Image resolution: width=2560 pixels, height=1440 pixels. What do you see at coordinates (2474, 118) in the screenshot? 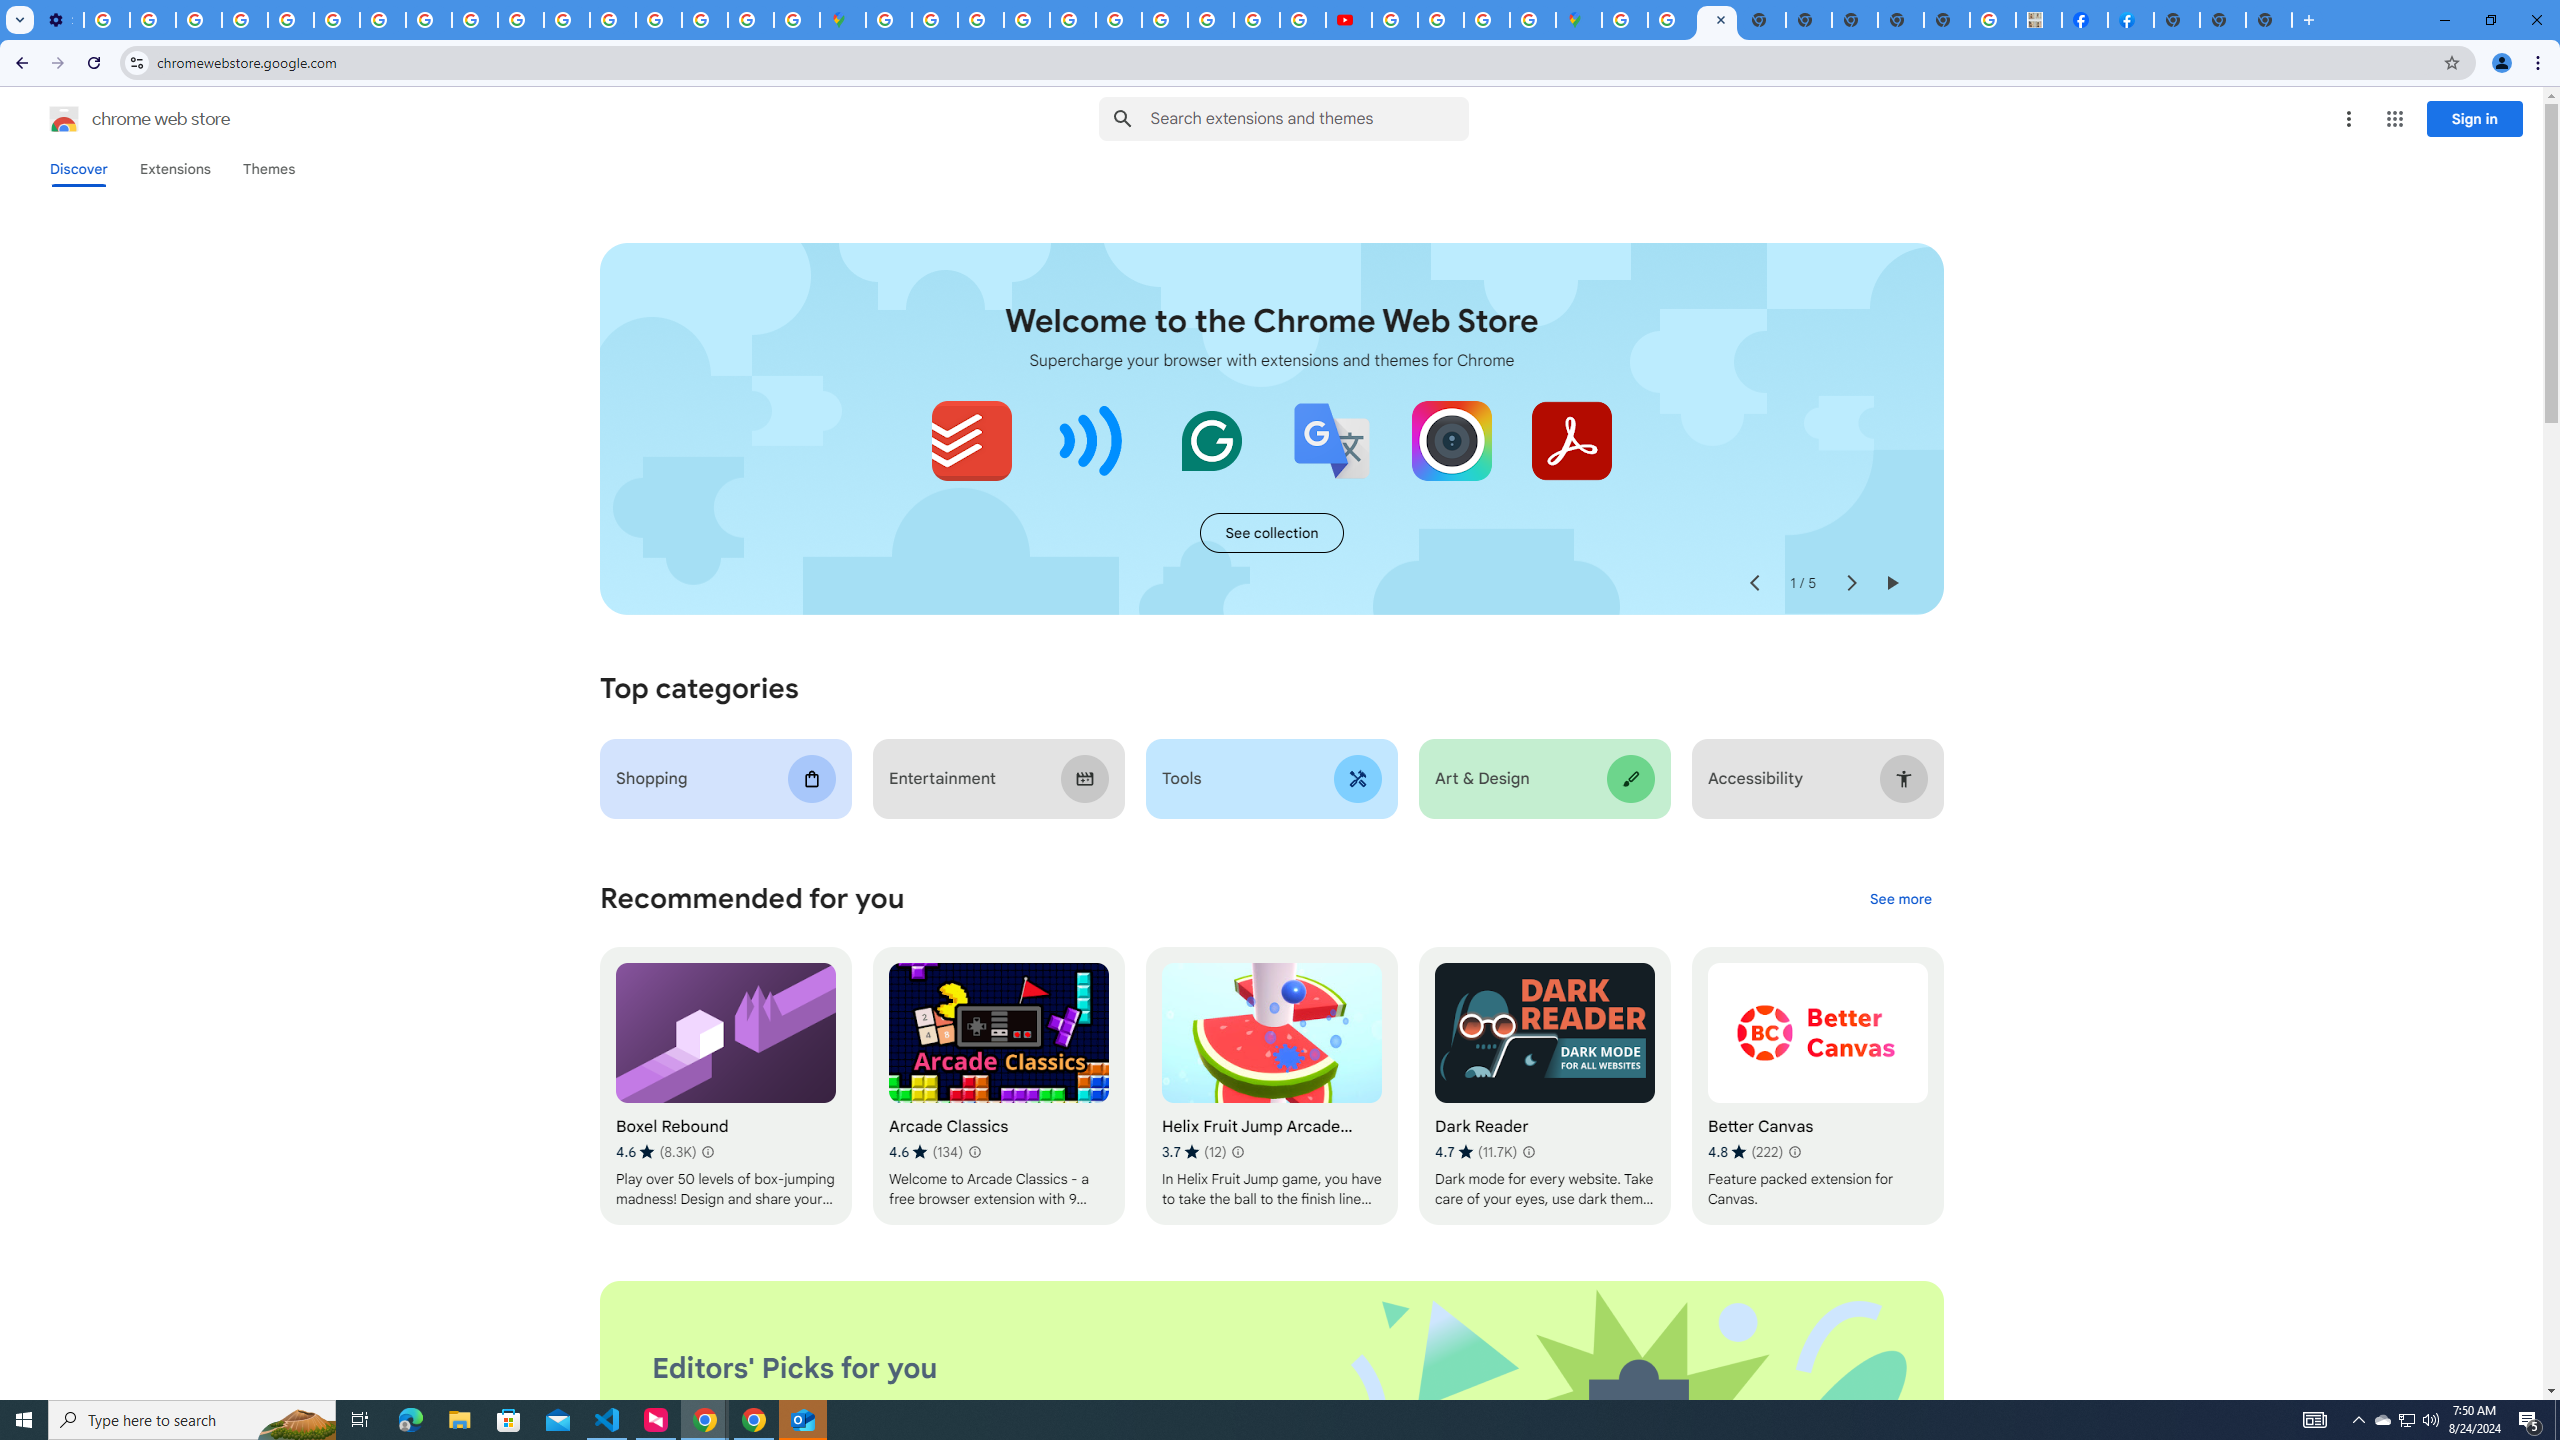
I see `'Sign in'` at bounding box center [2474, 118].